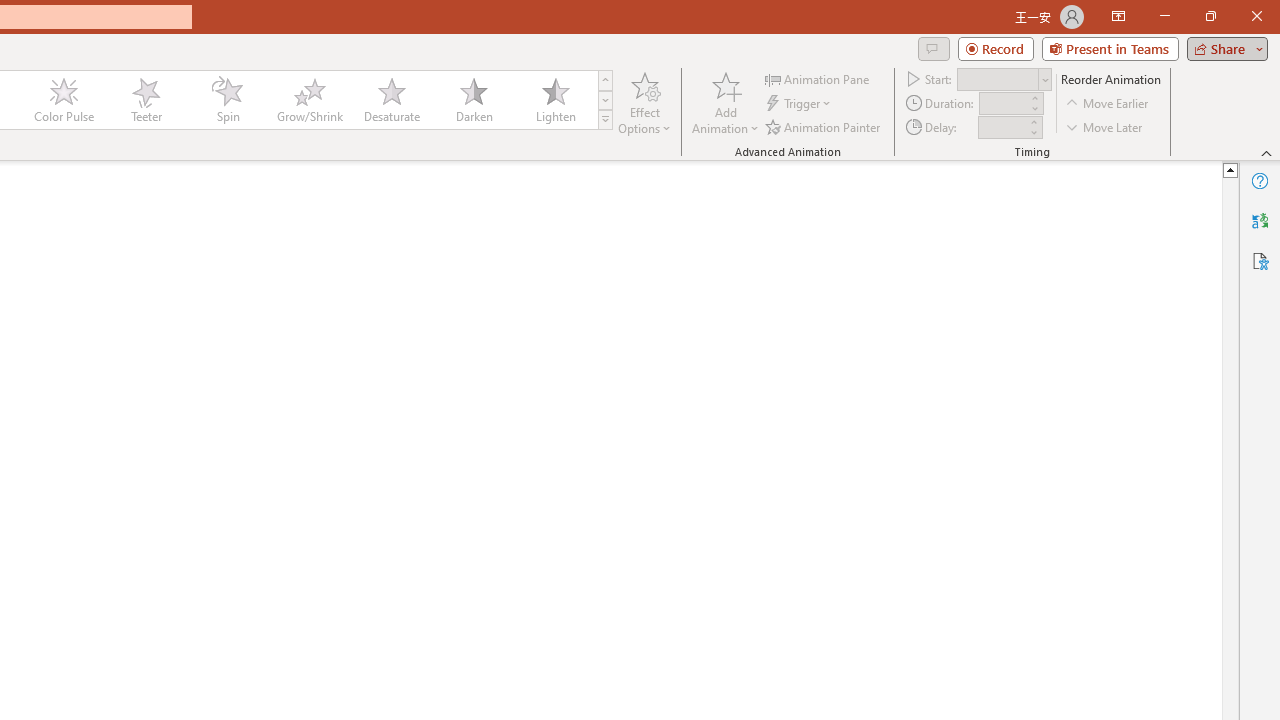 Image resolution: width=1280 pixels, height=720 pixels. Describe the element at coordinates (724, 103) in the screenshot. I see `'Add Animation'` at that location.